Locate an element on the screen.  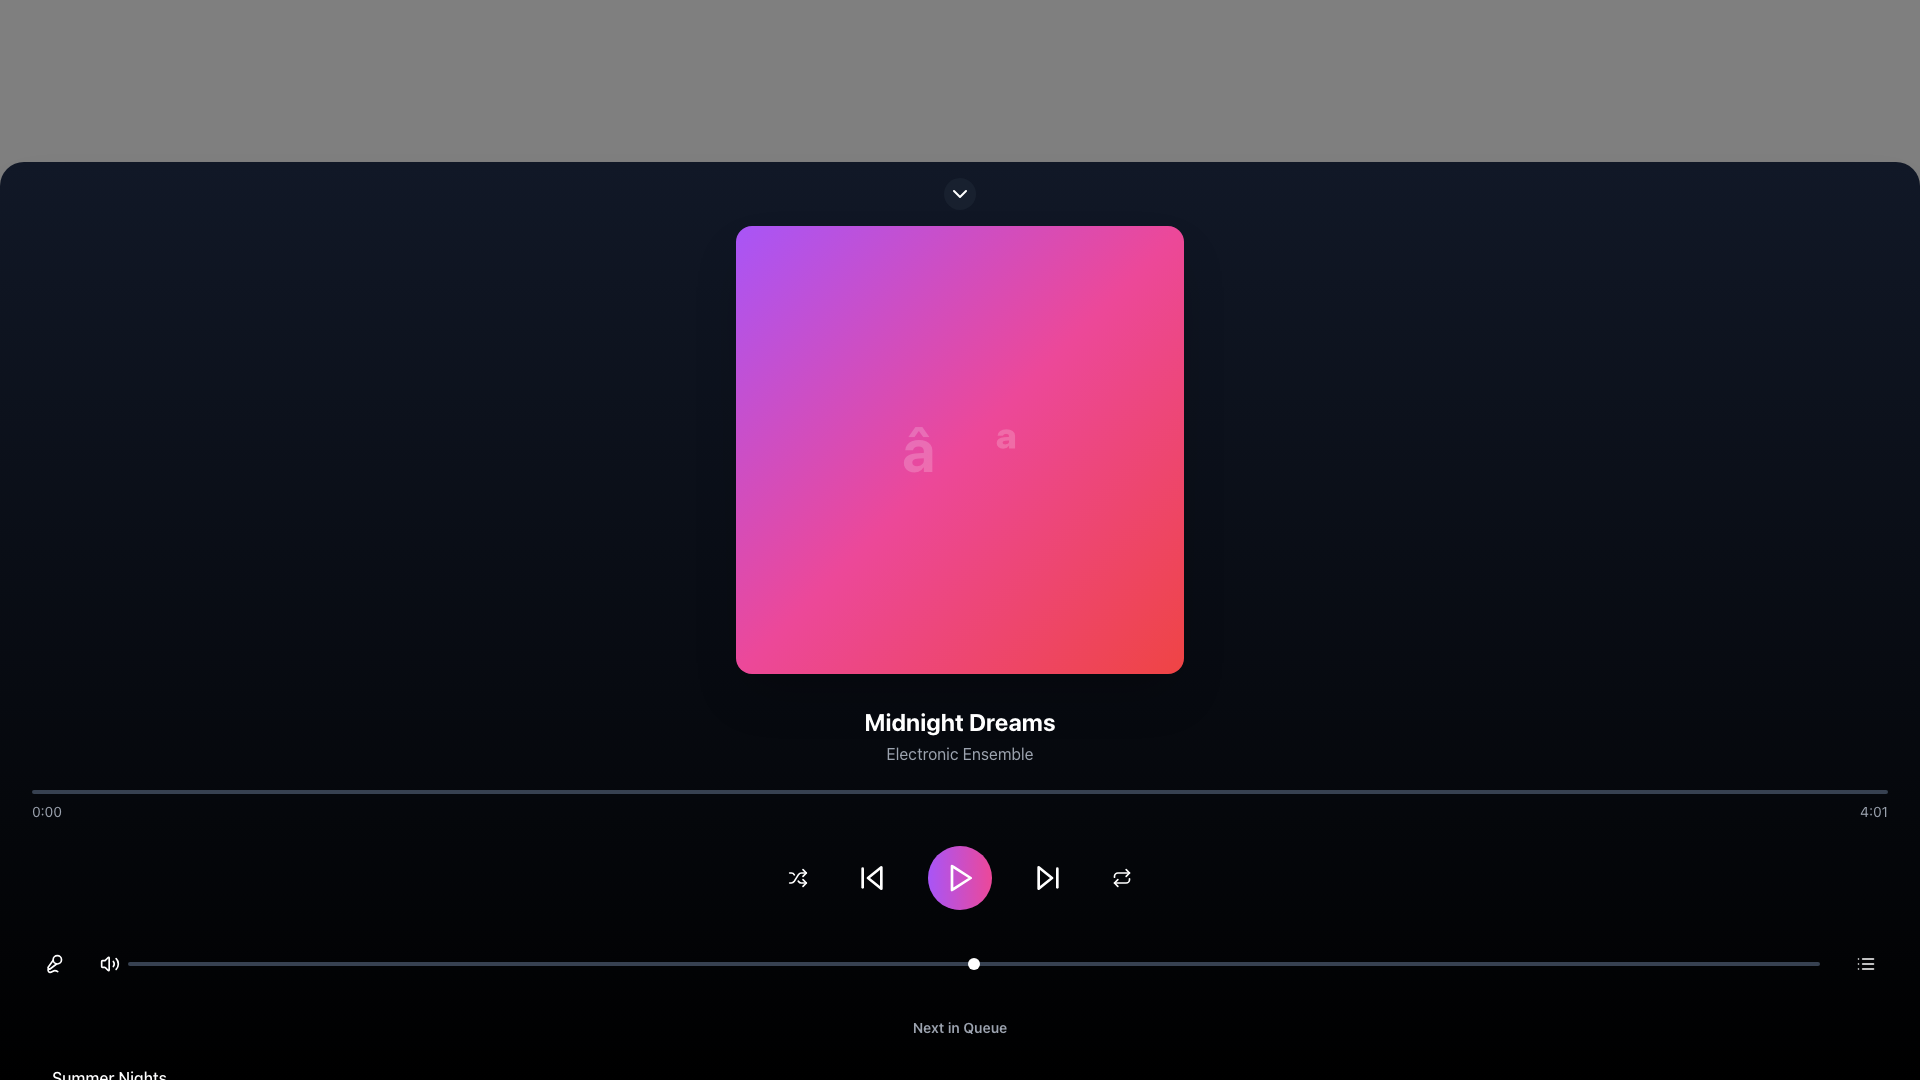
the skip button icon, which is located to the right of the play button in the media control interface, to possibly view a tooltip is located at coordinates (1046, 877).